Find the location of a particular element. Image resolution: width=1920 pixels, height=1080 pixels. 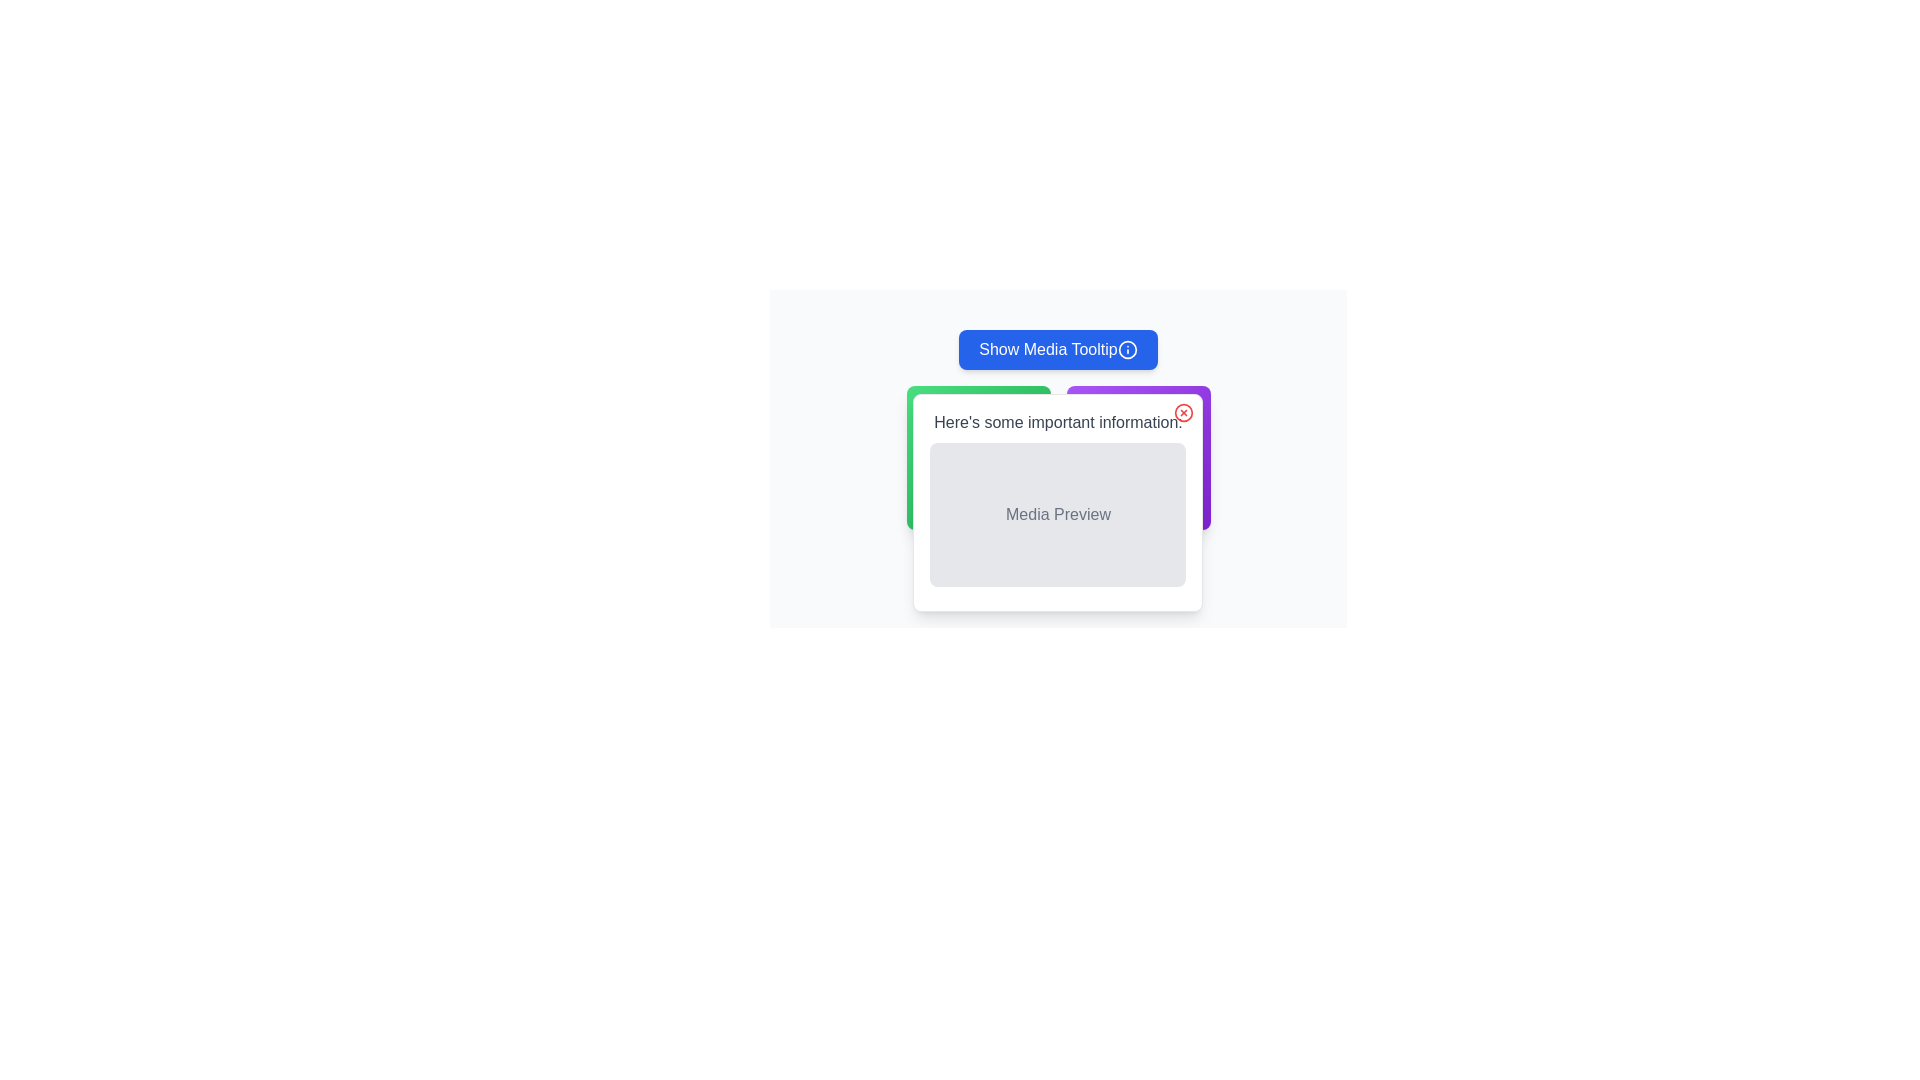

the close button located in the top-right corner of the modal is located at coordinates (1184, 411).